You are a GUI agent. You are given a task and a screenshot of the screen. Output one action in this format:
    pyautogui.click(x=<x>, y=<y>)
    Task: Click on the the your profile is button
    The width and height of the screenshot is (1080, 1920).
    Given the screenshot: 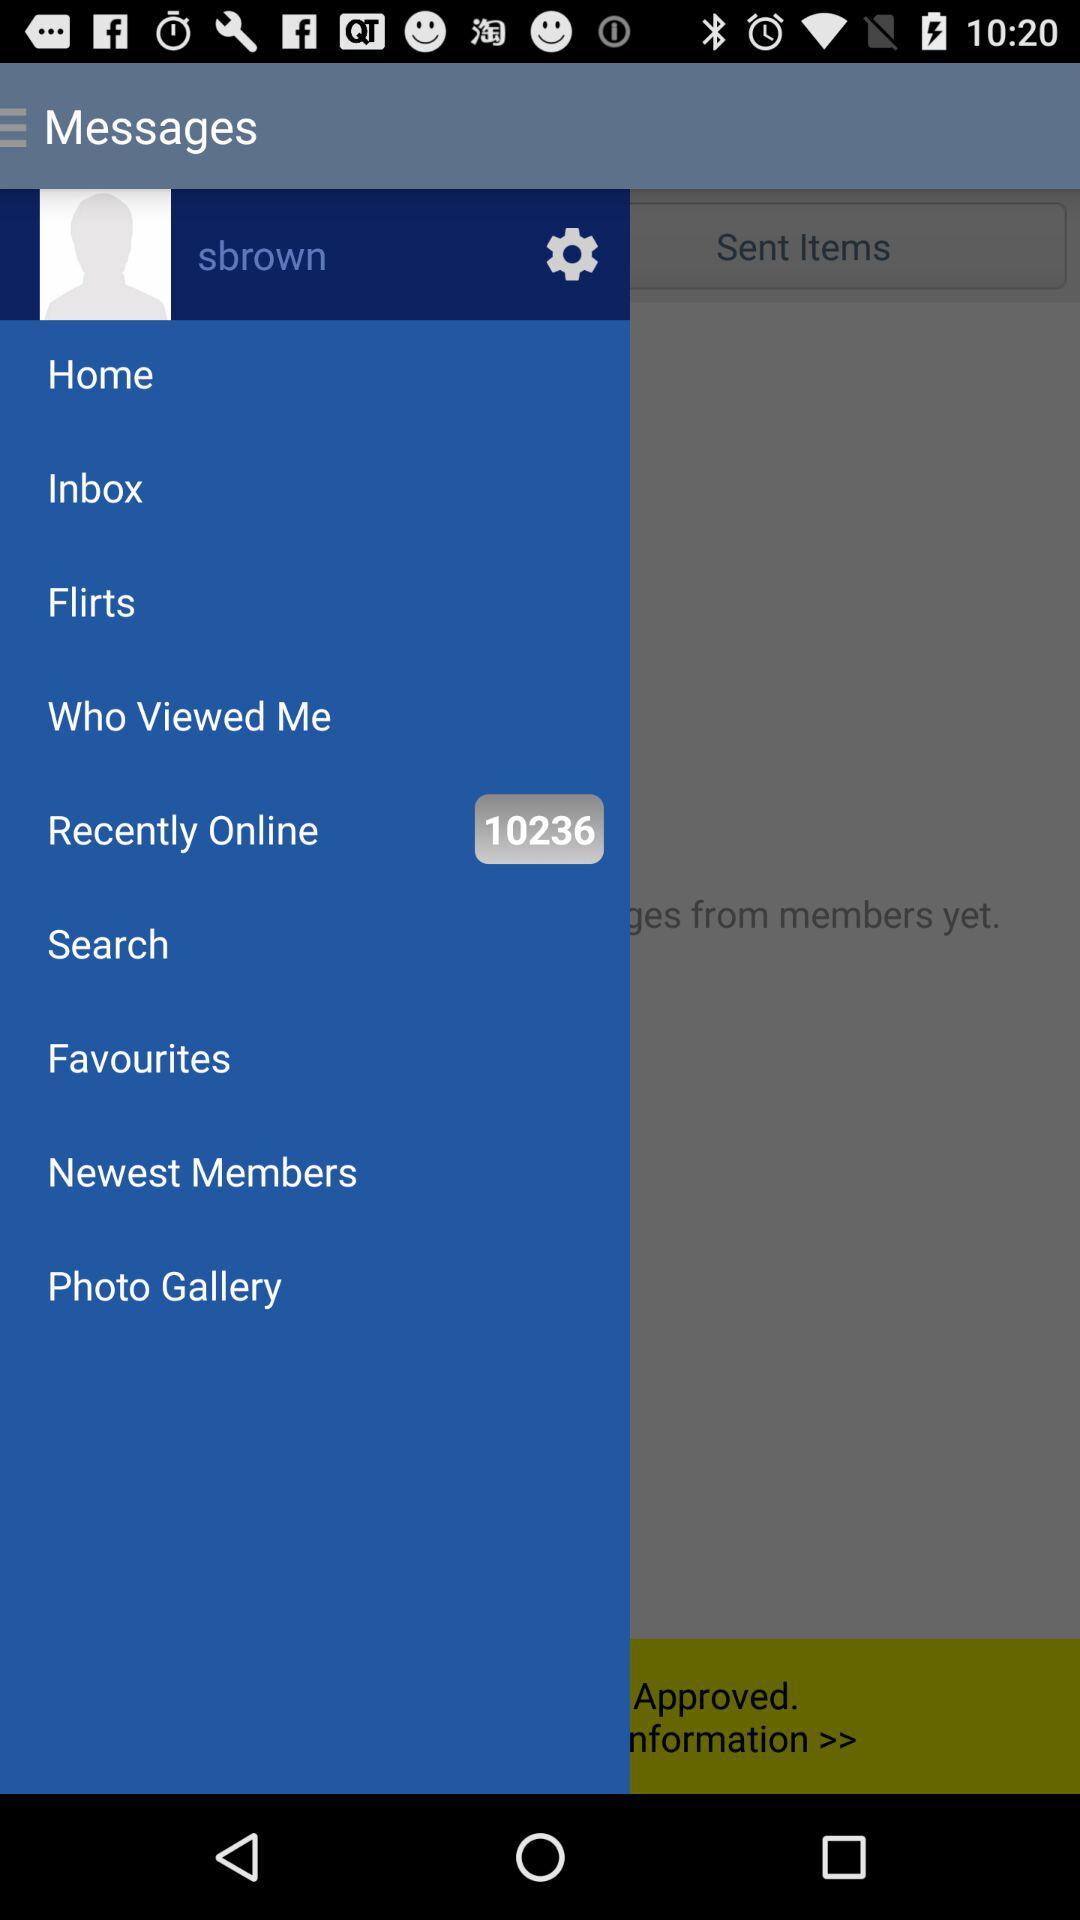 What is the action you would take?
    pyautogui.click(x=540, y=1715)
    